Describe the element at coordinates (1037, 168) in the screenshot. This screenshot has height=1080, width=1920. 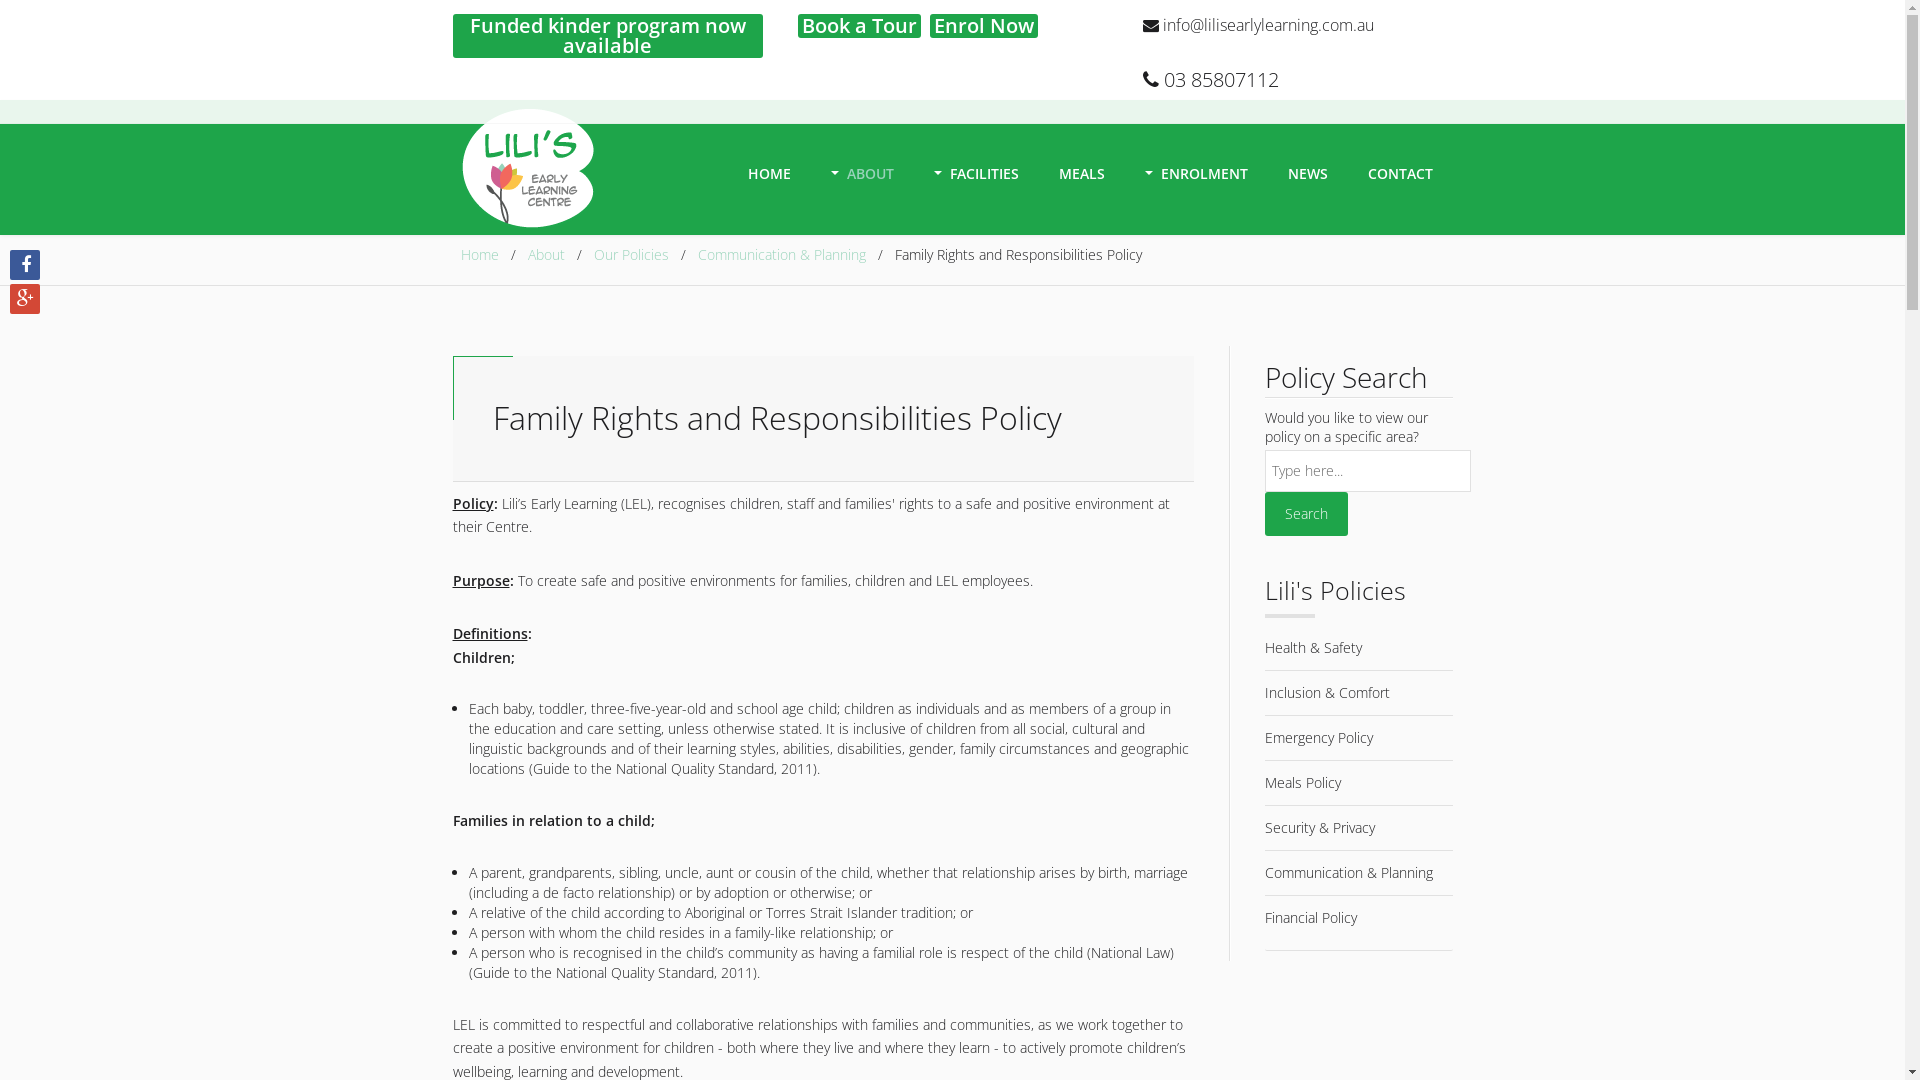
I see `'MEALS'` at that location.